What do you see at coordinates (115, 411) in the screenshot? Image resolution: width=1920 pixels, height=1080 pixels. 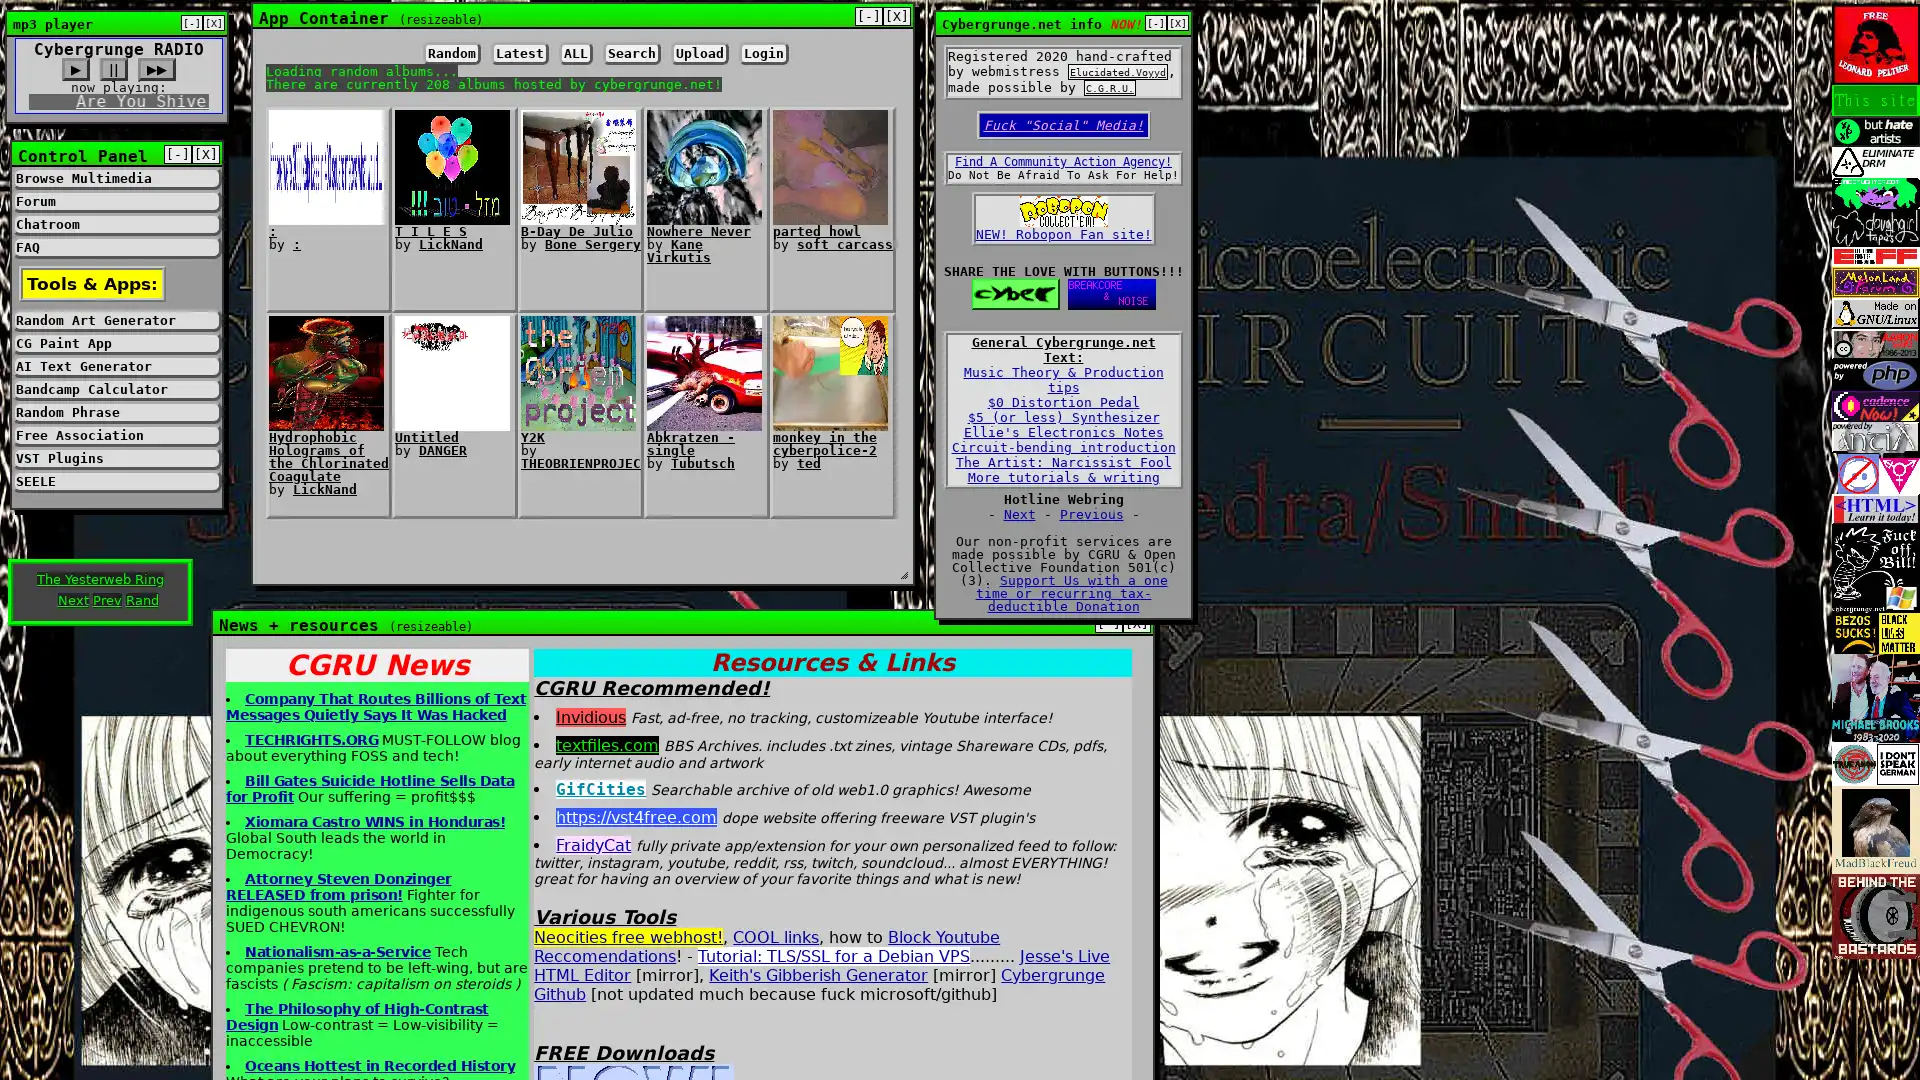 I see `Random Phrase` at bounding box center [115, 411].